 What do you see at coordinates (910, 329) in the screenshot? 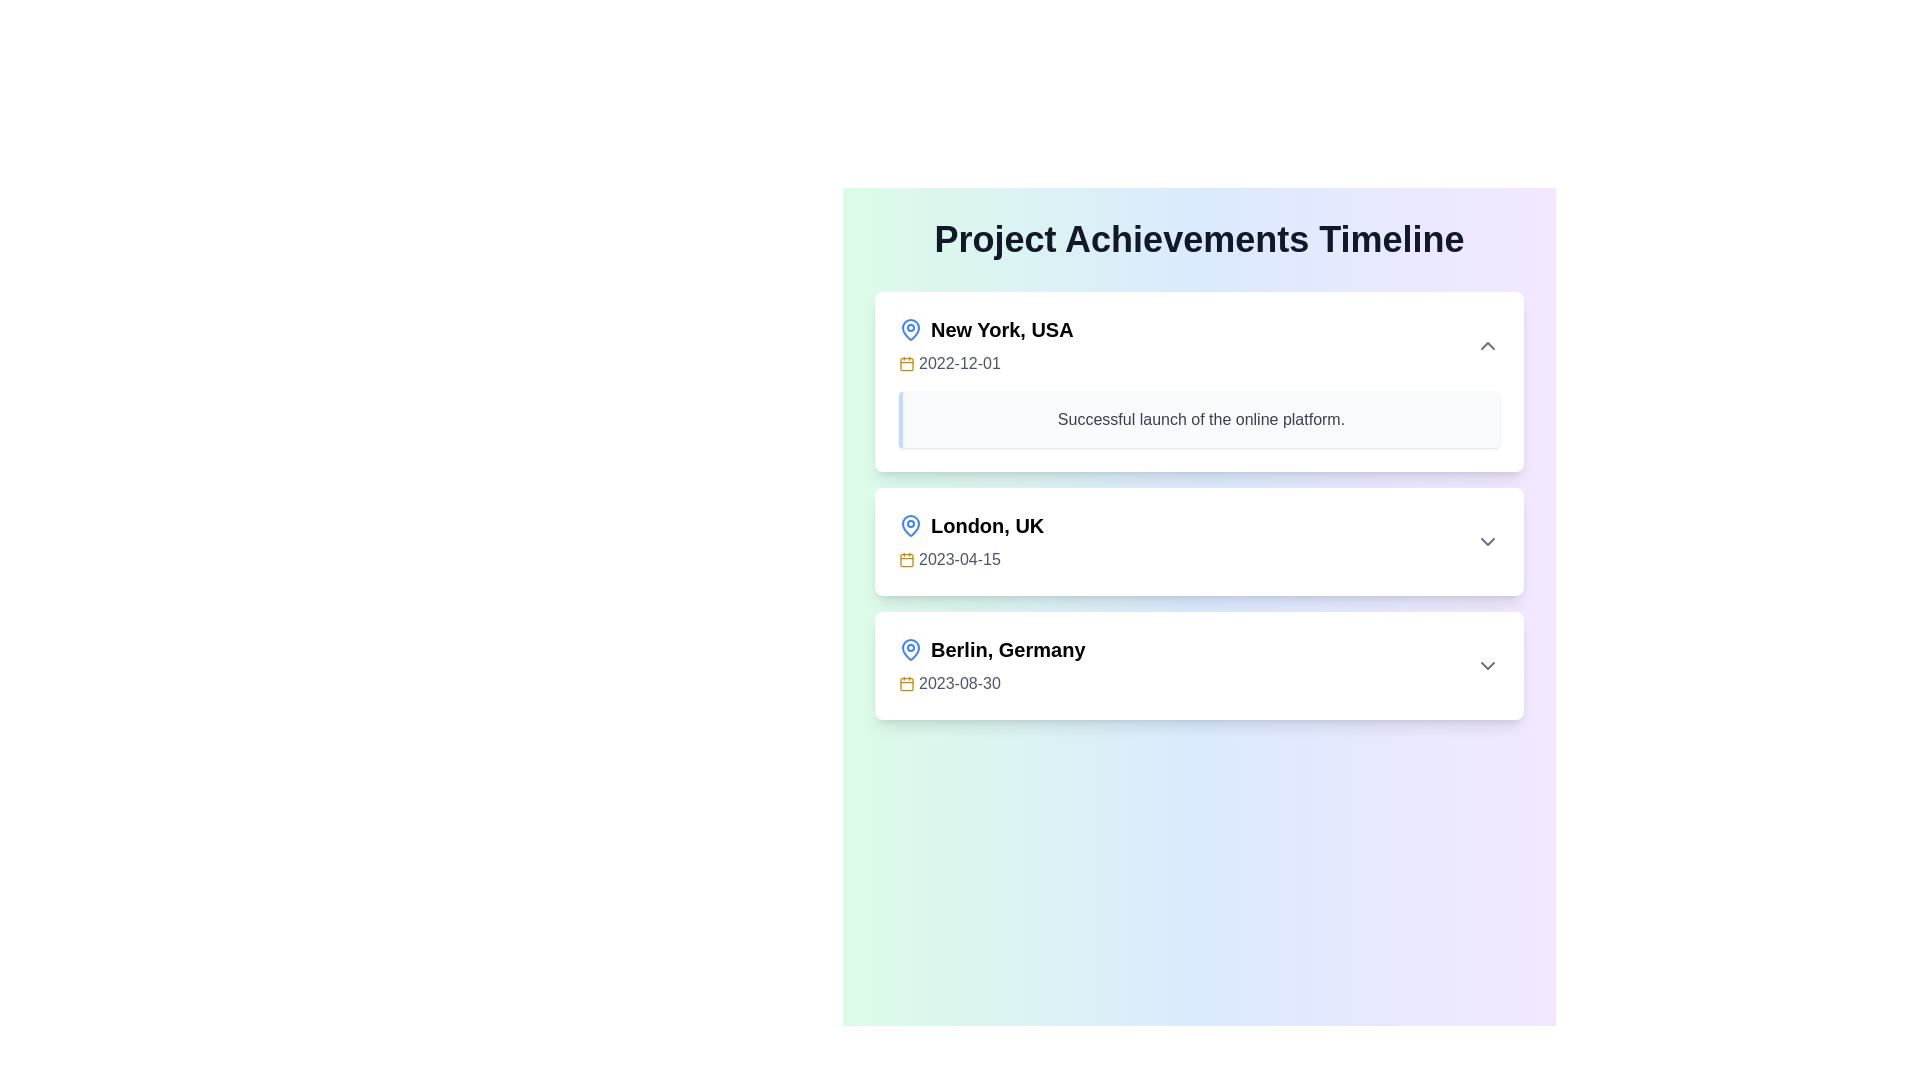
I see `the geographical location SVG Icon located next to the text 'New York, USA' in the first timeline entry` at bounding box center [910, 329].